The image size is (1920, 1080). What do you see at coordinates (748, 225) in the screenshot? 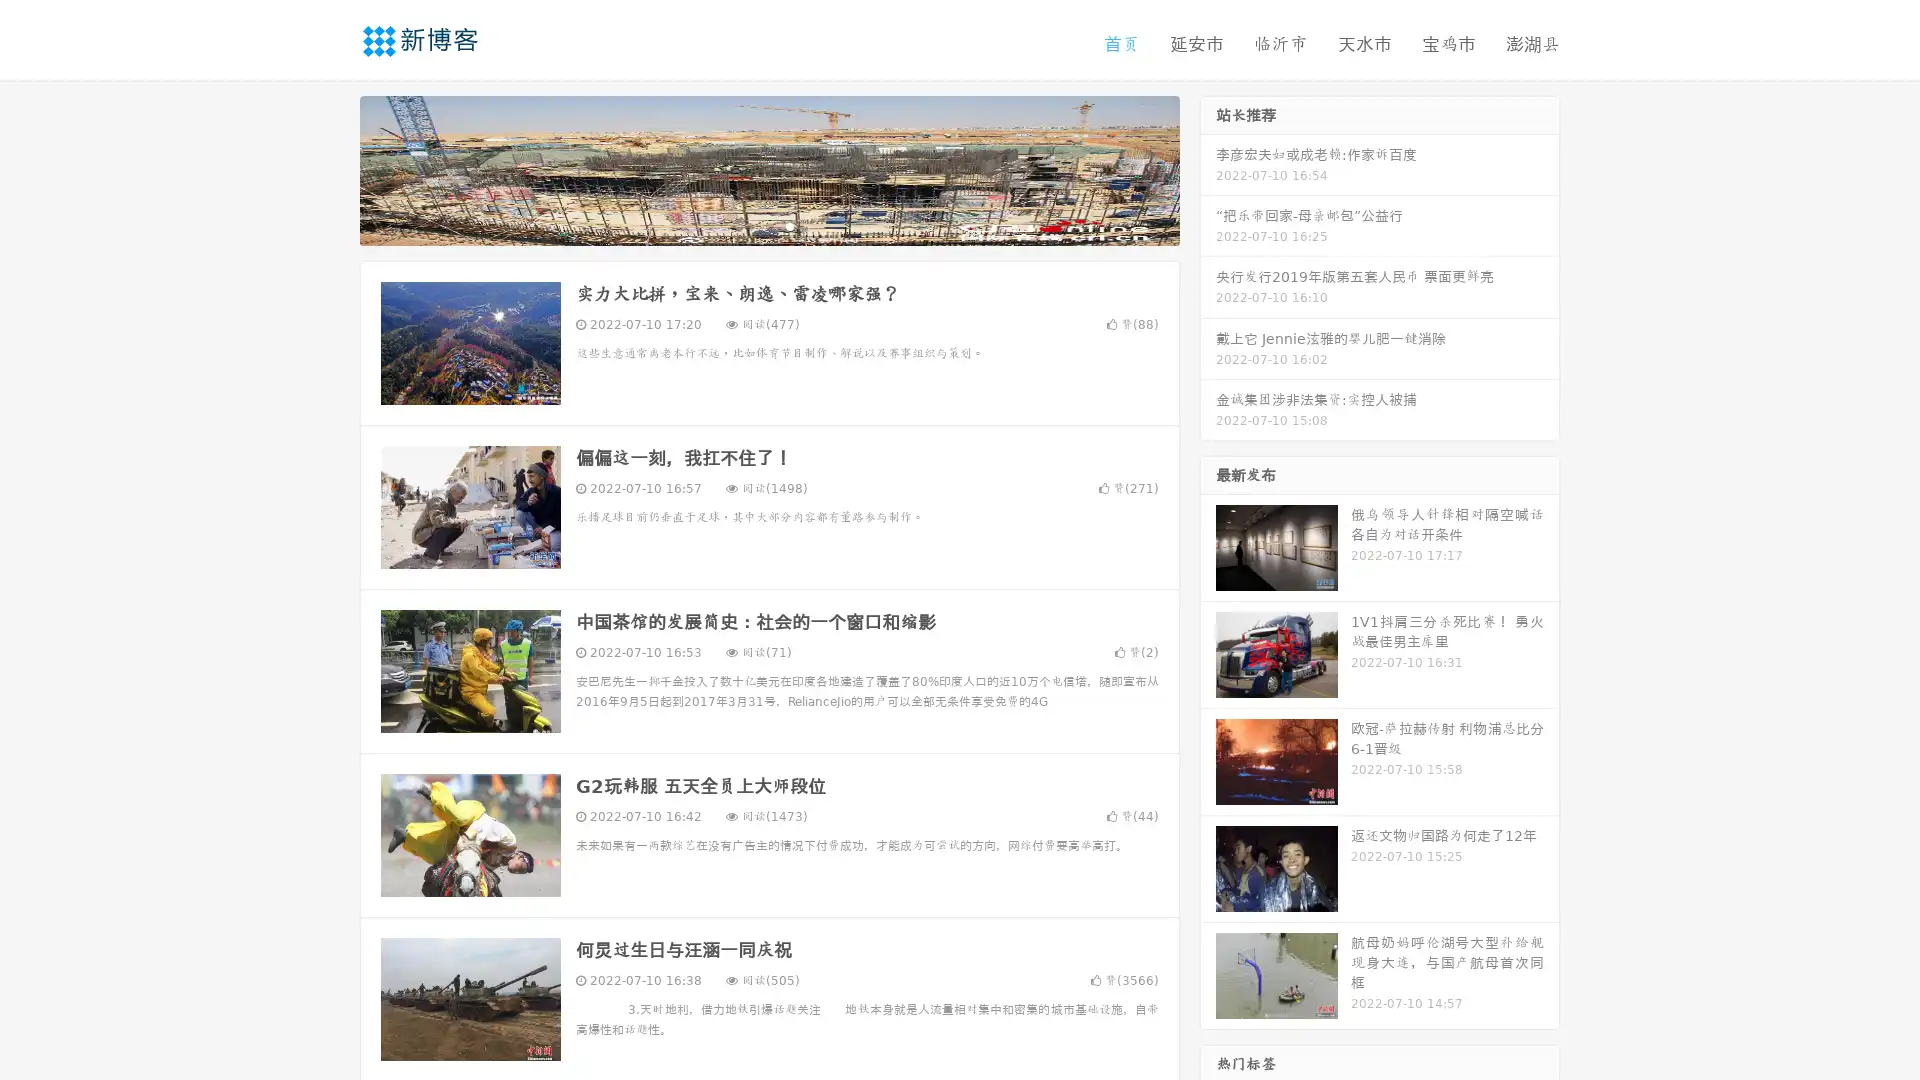
I see `Go to slide 1` at bounding box center [748, 225].